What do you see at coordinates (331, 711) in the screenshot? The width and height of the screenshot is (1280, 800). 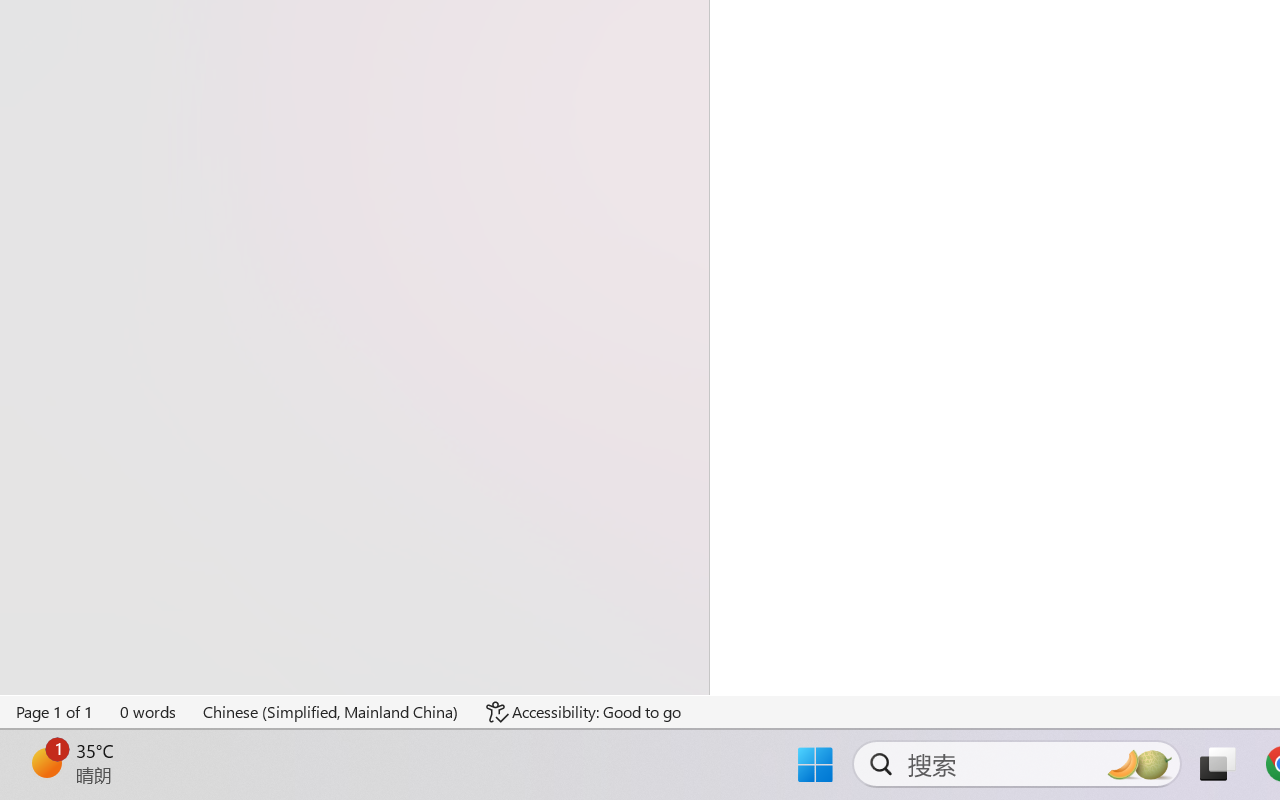 I see `'Language Chinese (Simplified, Mainland China)'` at bounding box center [331, 711].